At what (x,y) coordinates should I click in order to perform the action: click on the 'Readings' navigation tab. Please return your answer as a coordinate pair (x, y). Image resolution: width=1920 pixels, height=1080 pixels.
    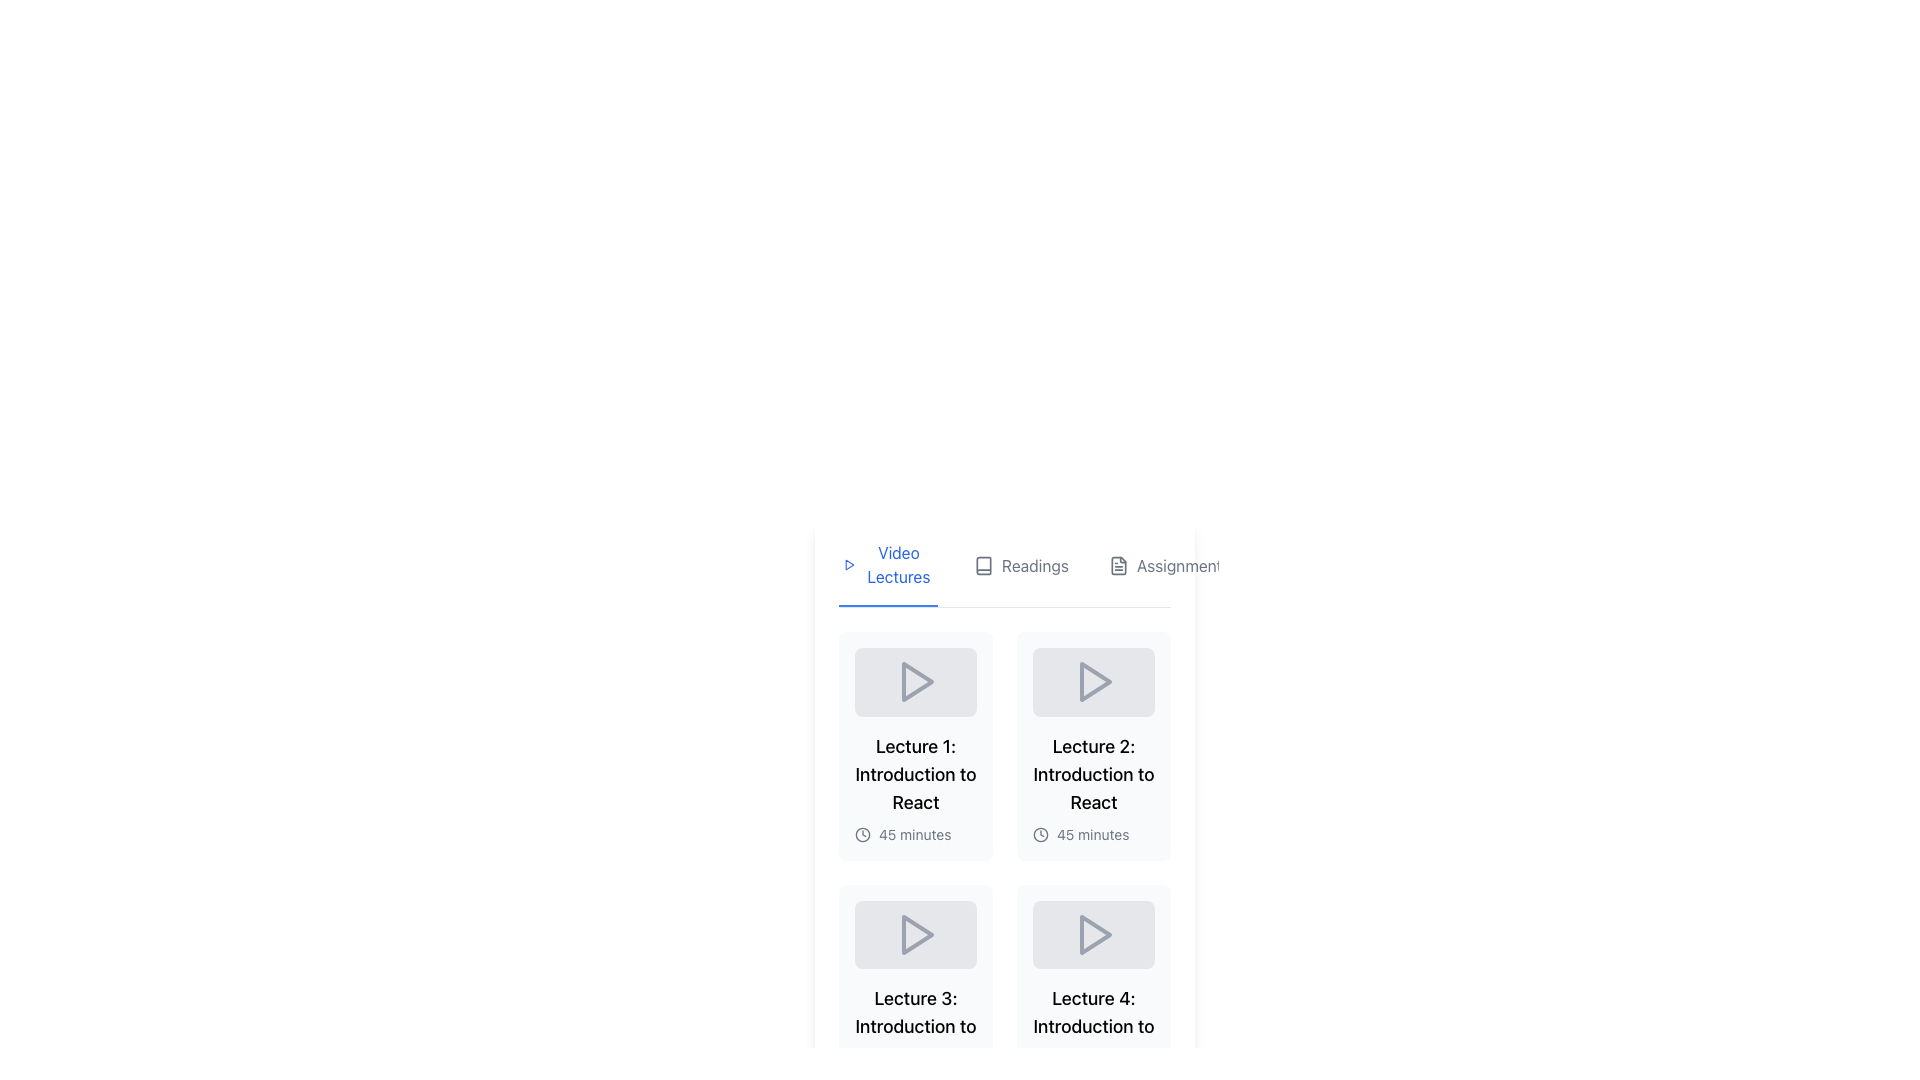
    Looking at the image, I should click on (1035, 566).